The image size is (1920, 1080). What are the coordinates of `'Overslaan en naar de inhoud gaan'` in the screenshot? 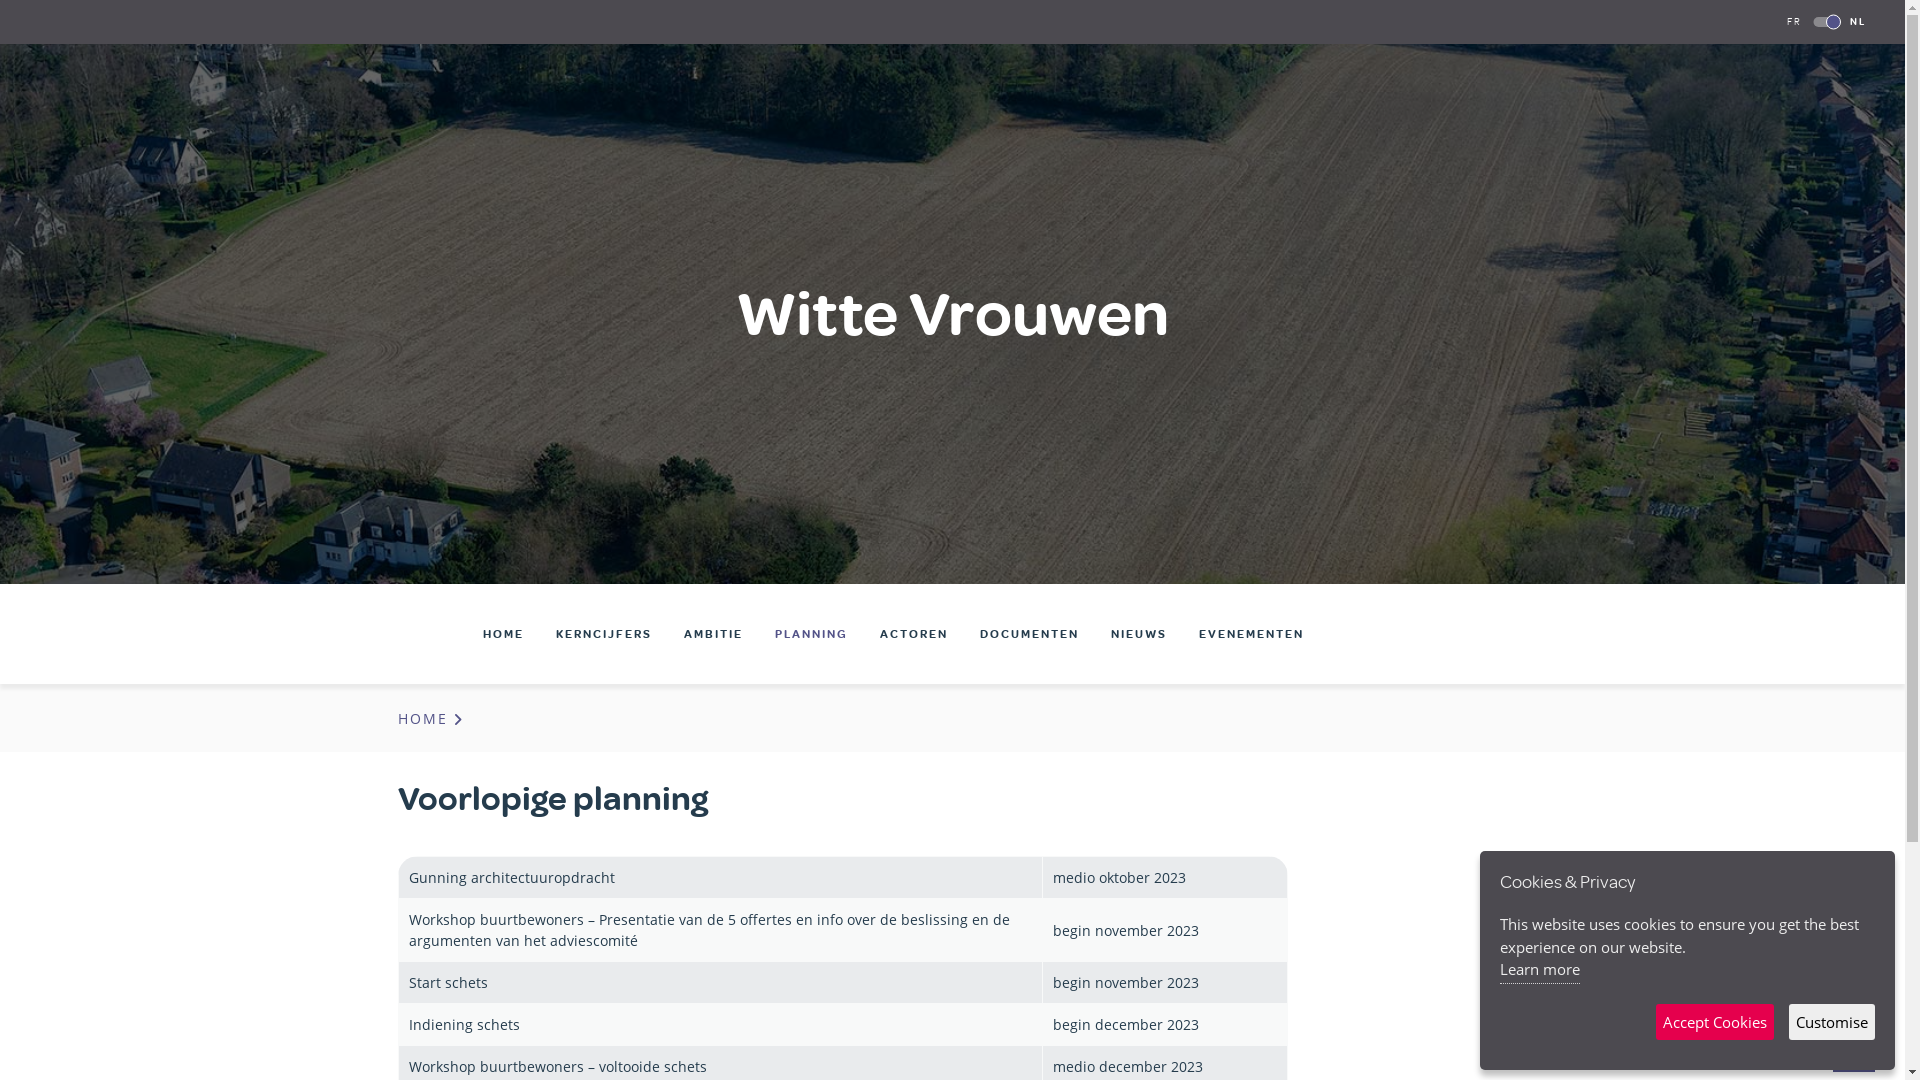 It's located at (0, 0).